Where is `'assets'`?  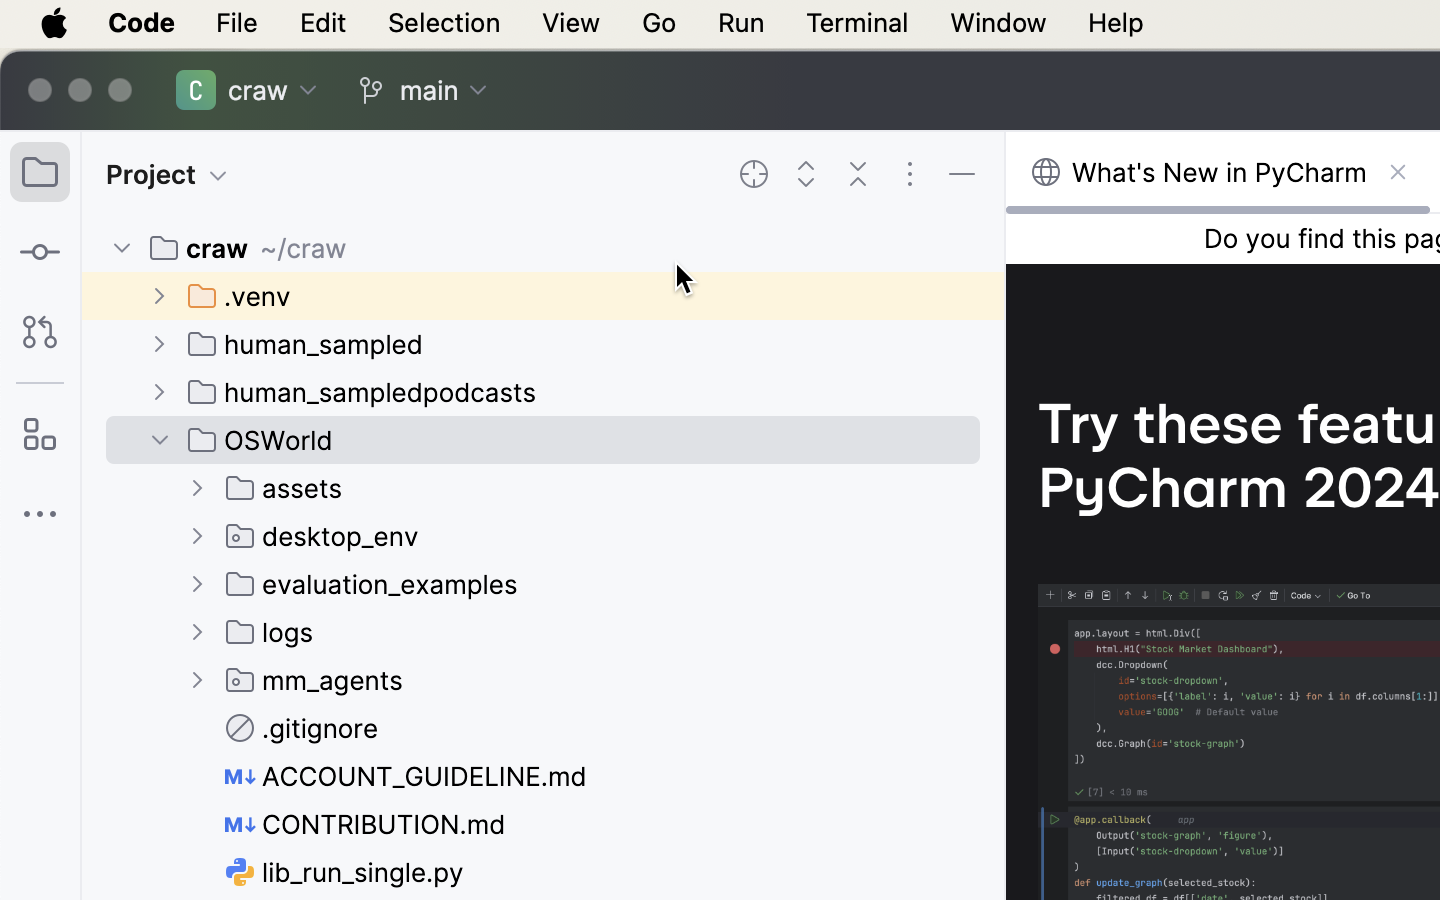
'assets' is located at coordinates (283, 486).